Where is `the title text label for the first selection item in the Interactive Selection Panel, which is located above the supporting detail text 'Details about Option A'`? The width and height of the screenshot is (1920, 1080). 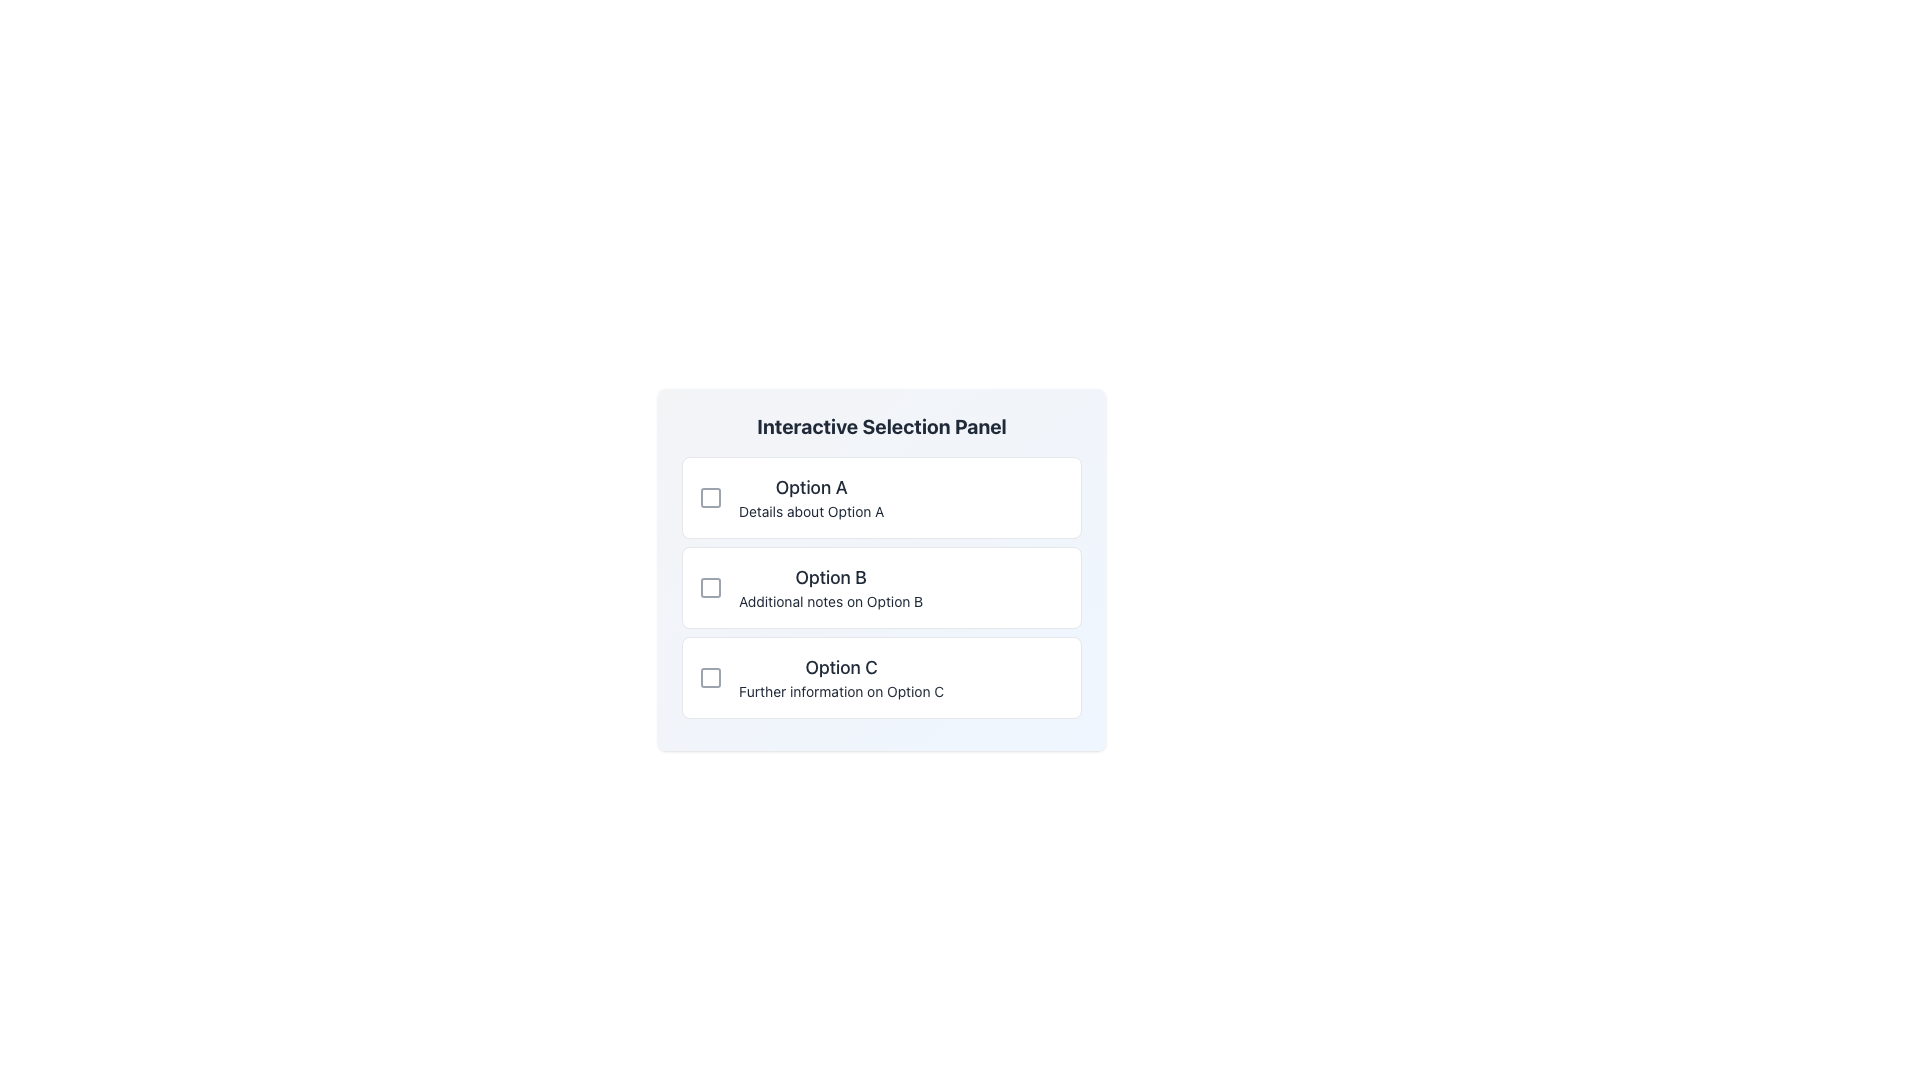
the title text label for the first selection item in the Interactive Selection Panel, which is located above the supporting detail text 'Details about Option A' is located at coordinates (811, 488).